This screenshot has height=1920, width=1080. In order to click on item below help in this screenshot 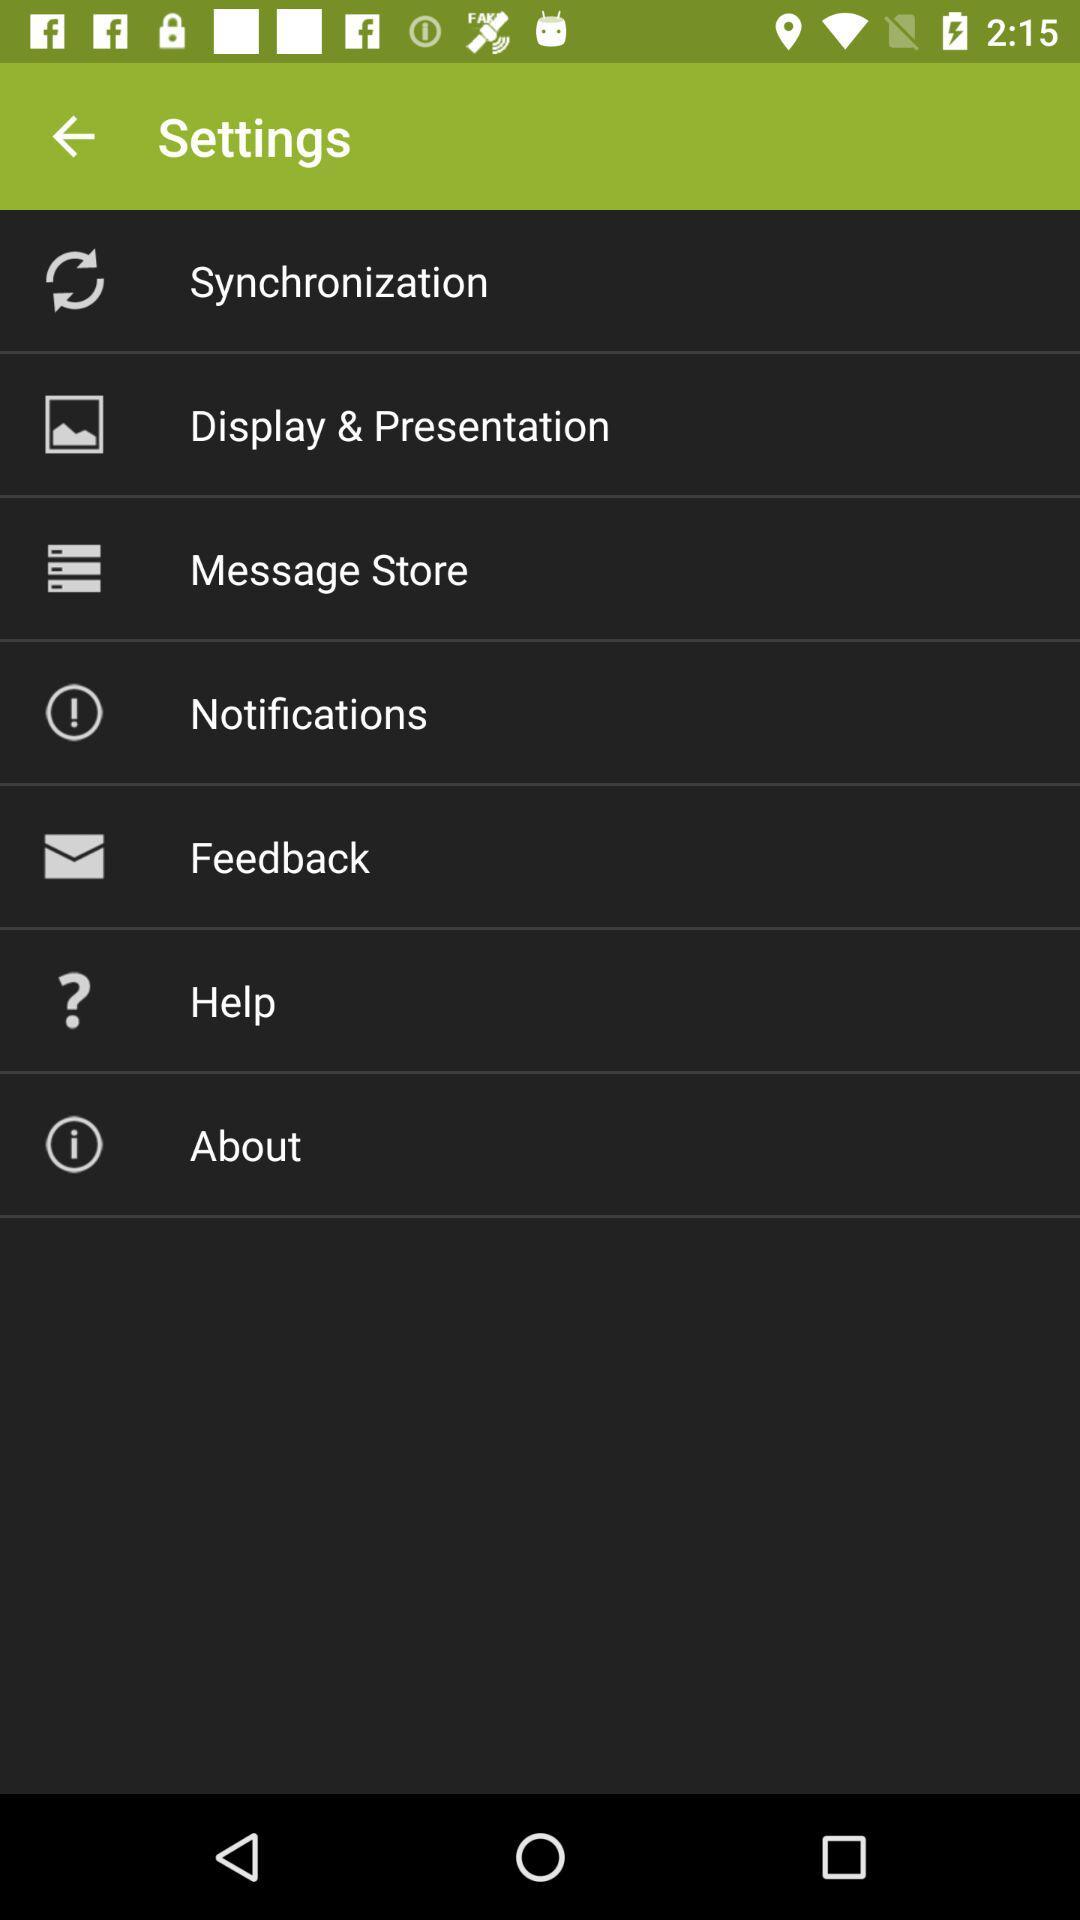, I will do `click(244, 1144)`.